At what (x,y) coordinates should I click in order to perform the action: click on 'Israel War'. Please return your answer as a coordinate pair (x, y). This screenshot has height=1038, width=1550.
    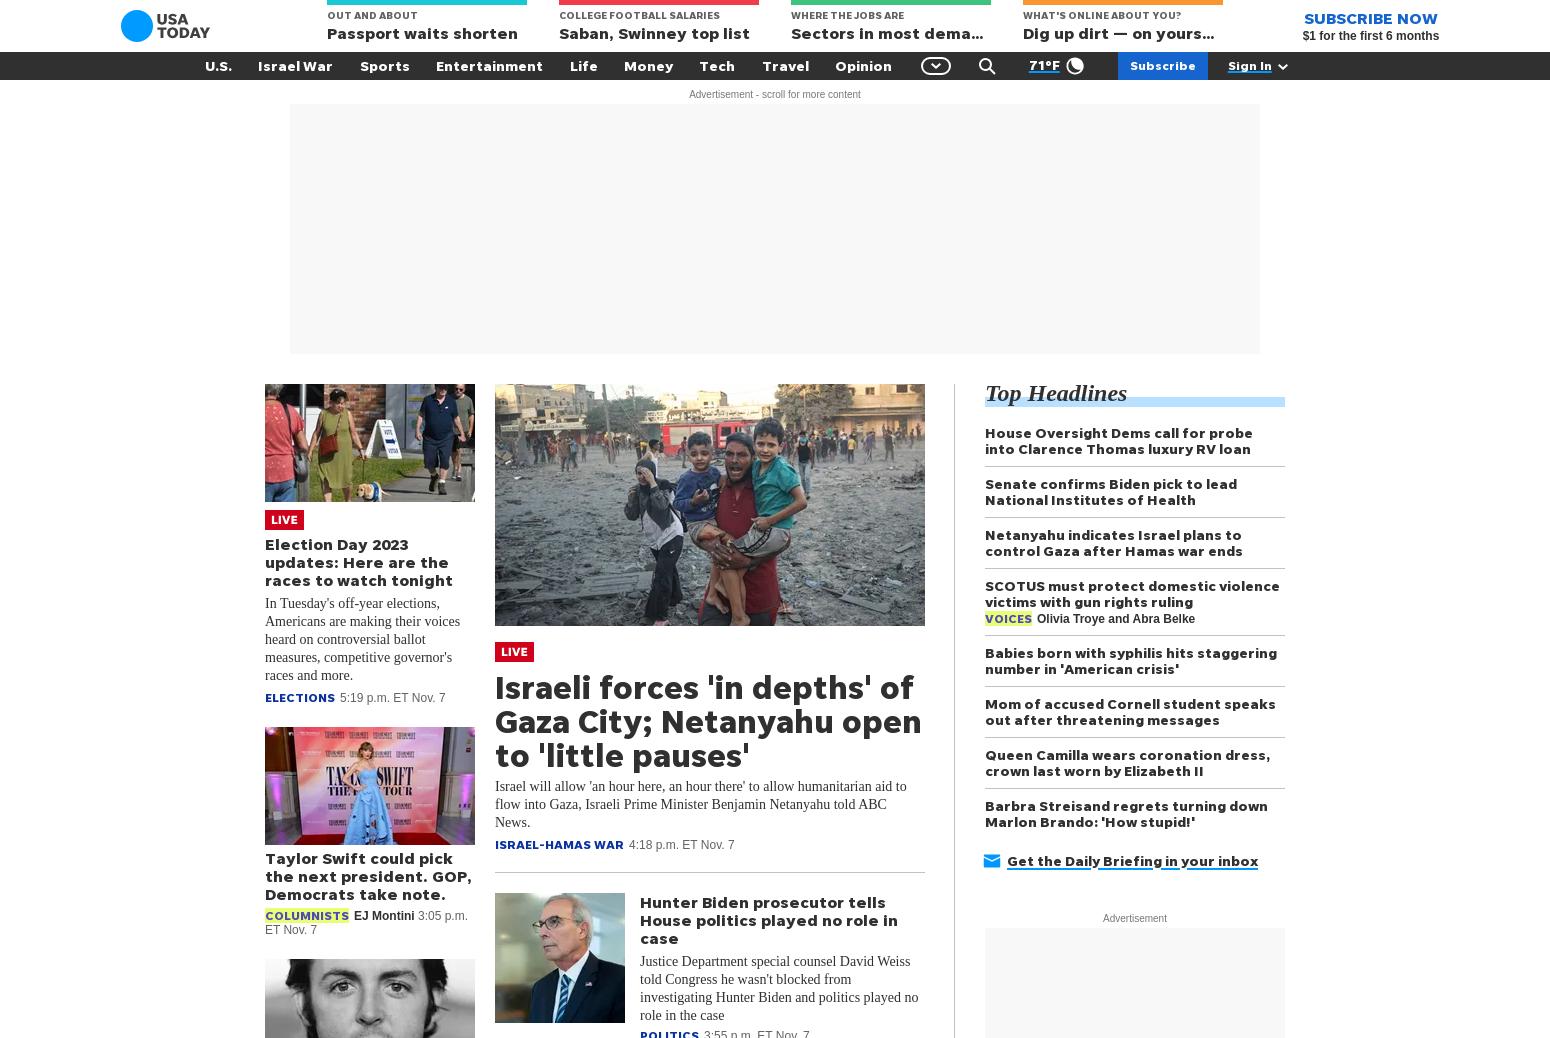
    Looking at the image, I should click on (295, 64).